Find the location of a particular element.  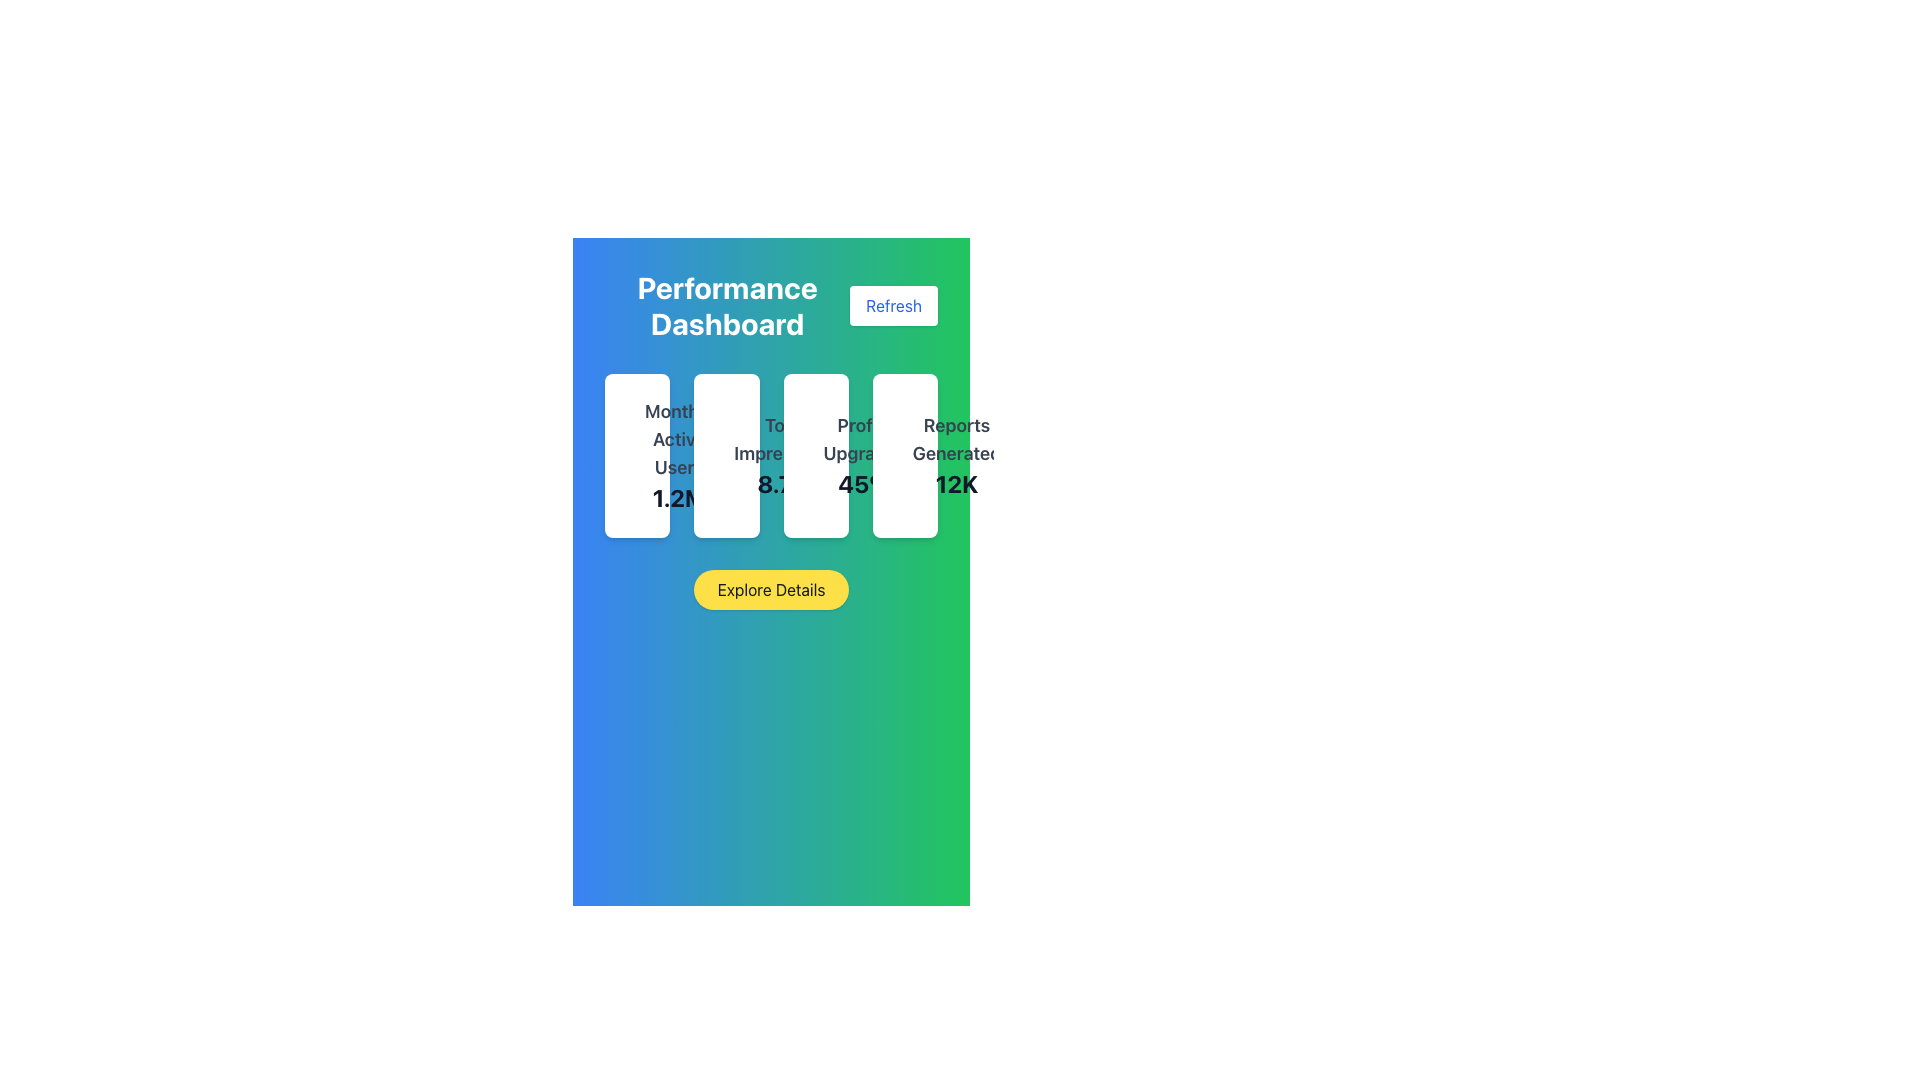

the information displayed on the Card or Information Panel that shows 'Total Impressions 8.7M', located in the Performance Dashboard, between the 'Monthly Active Users' and 'Profile Upgrades' cards is located at coordinates (725, 455).